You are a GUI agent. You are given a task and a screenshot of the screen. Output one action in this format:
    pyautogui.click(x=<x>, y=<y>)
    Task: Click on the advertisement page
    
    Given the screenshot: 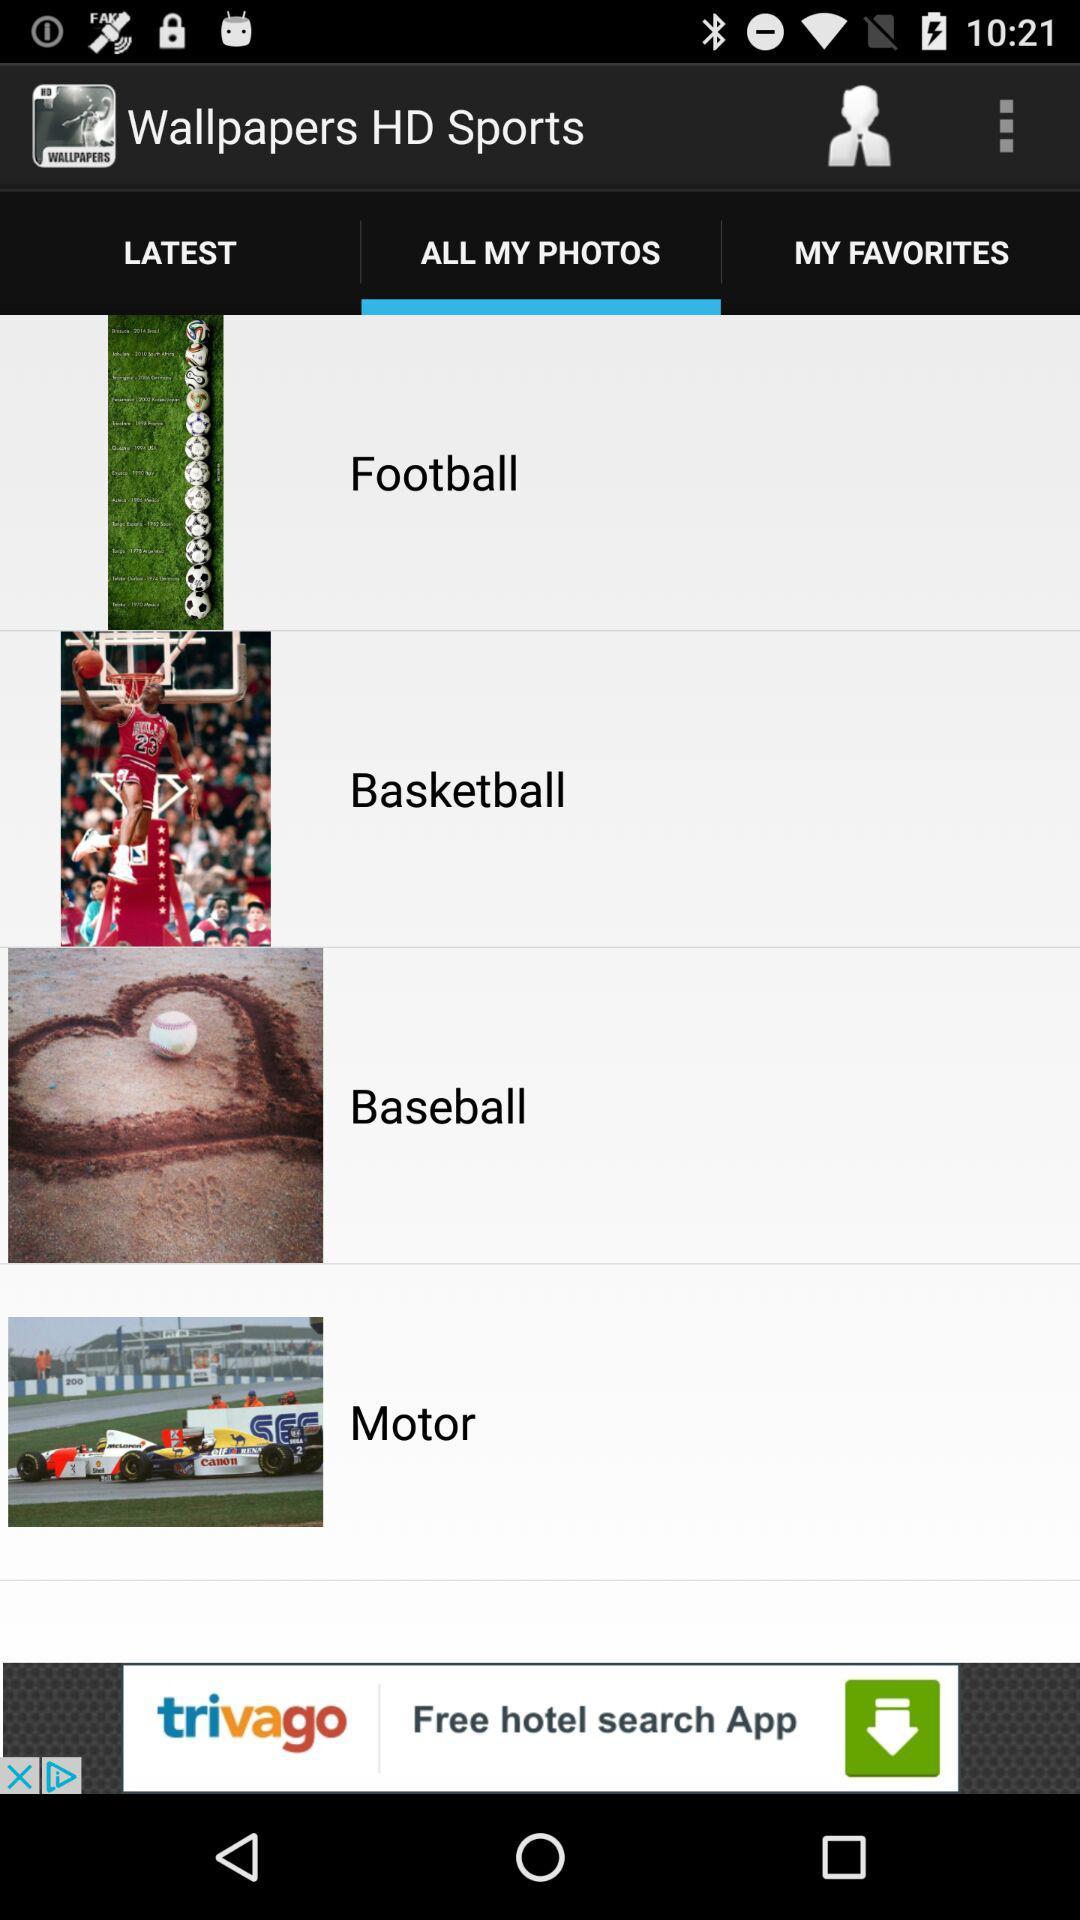 What is the action you would take?
    pyautogui.click(x=540, y=1727)
    